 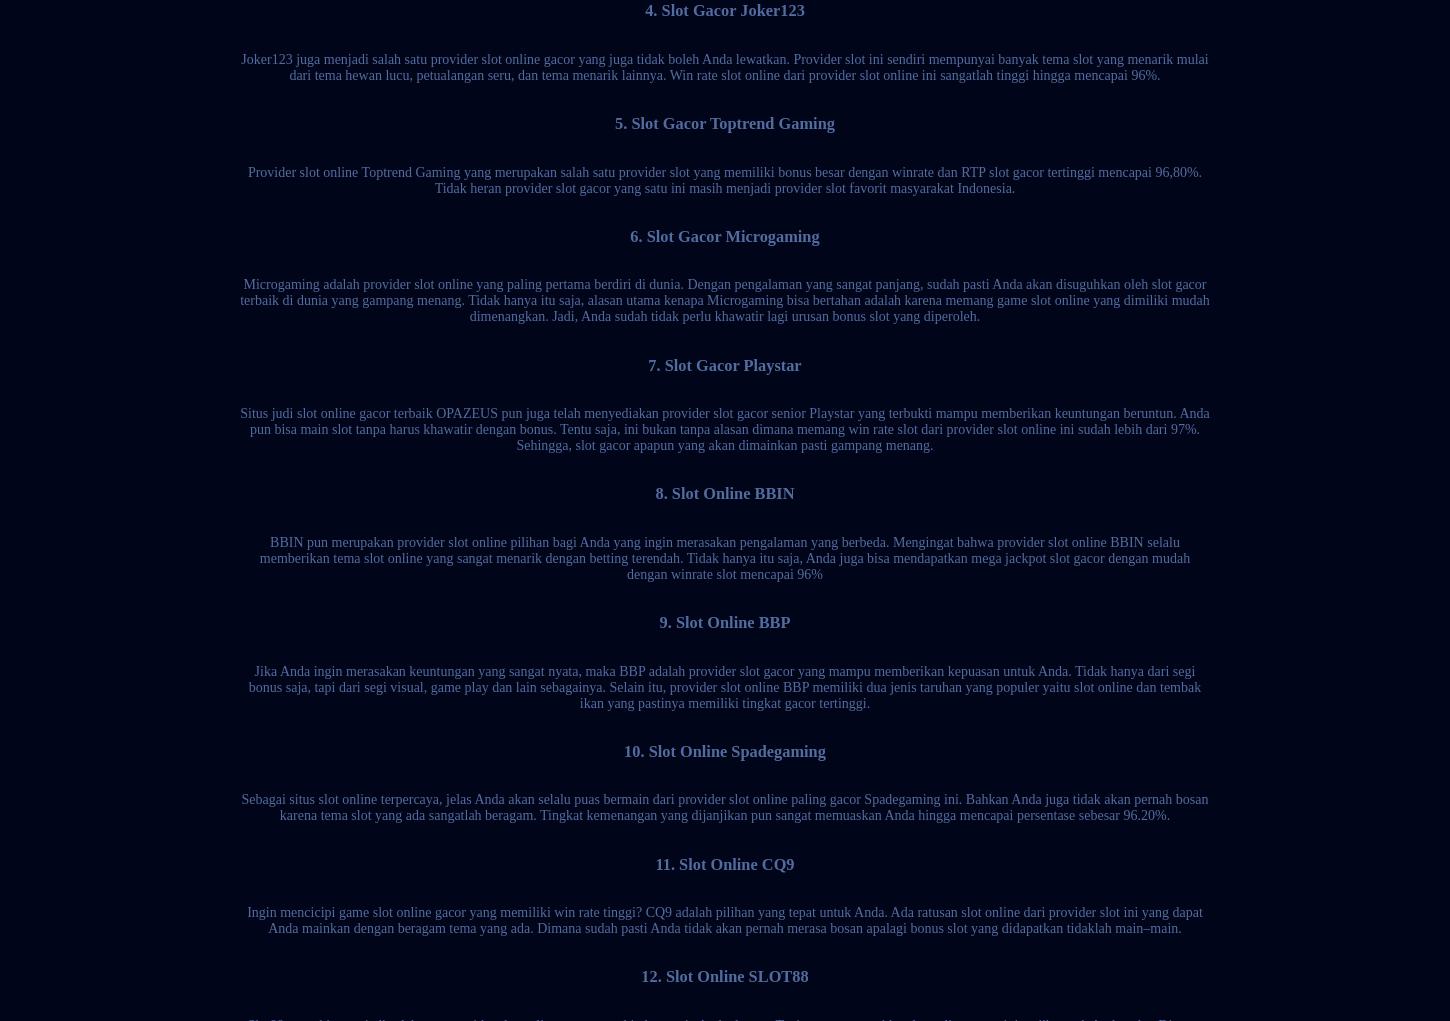 What do you see at coordinates (658, 622) in the screenshot?
I see `'9. Slot Online BBP'` at bounding box center [658, 622].